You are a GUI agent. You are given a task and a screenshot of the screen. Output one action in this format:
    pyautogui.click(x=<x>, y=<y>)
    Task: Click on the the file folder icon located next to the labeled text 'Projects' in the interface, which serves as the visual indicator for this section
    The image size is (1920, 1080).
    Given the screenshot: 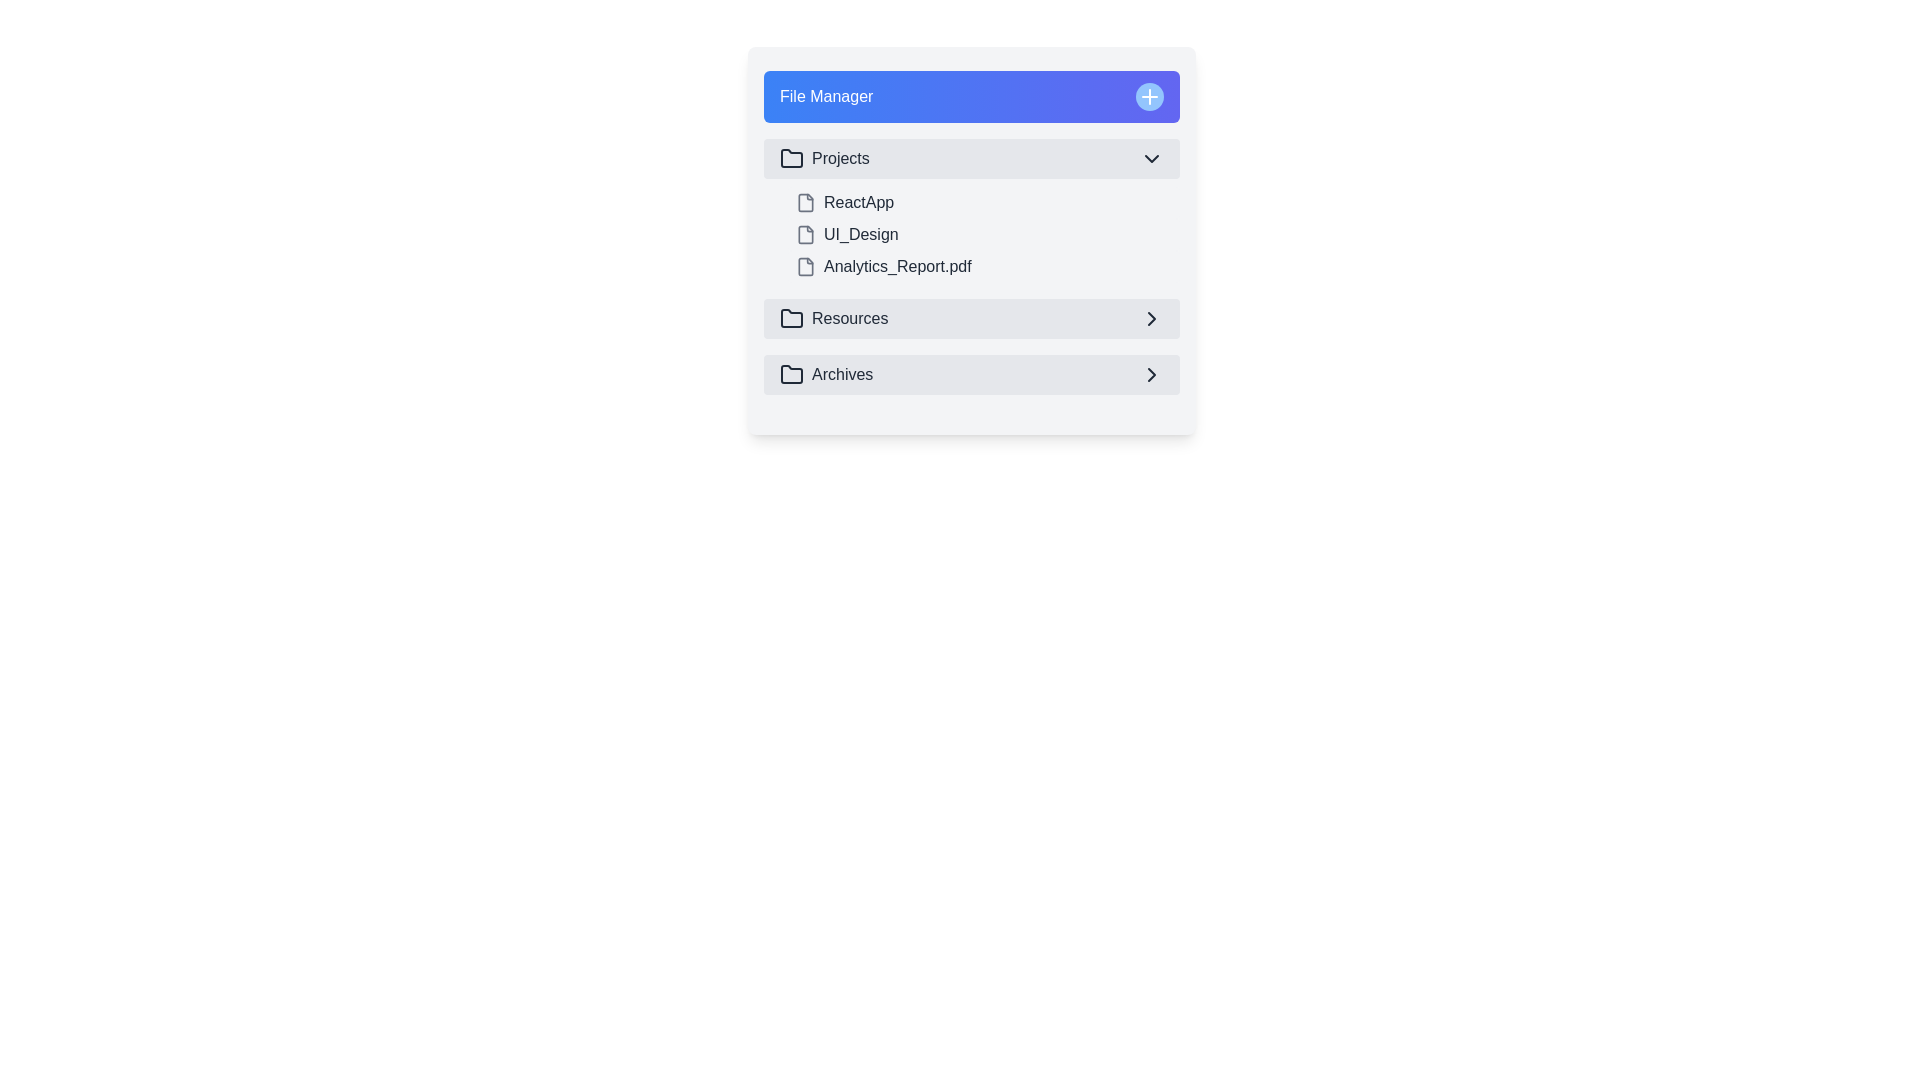 What is the action you would take?
    pyautogui.click(x=791, y=157)
    